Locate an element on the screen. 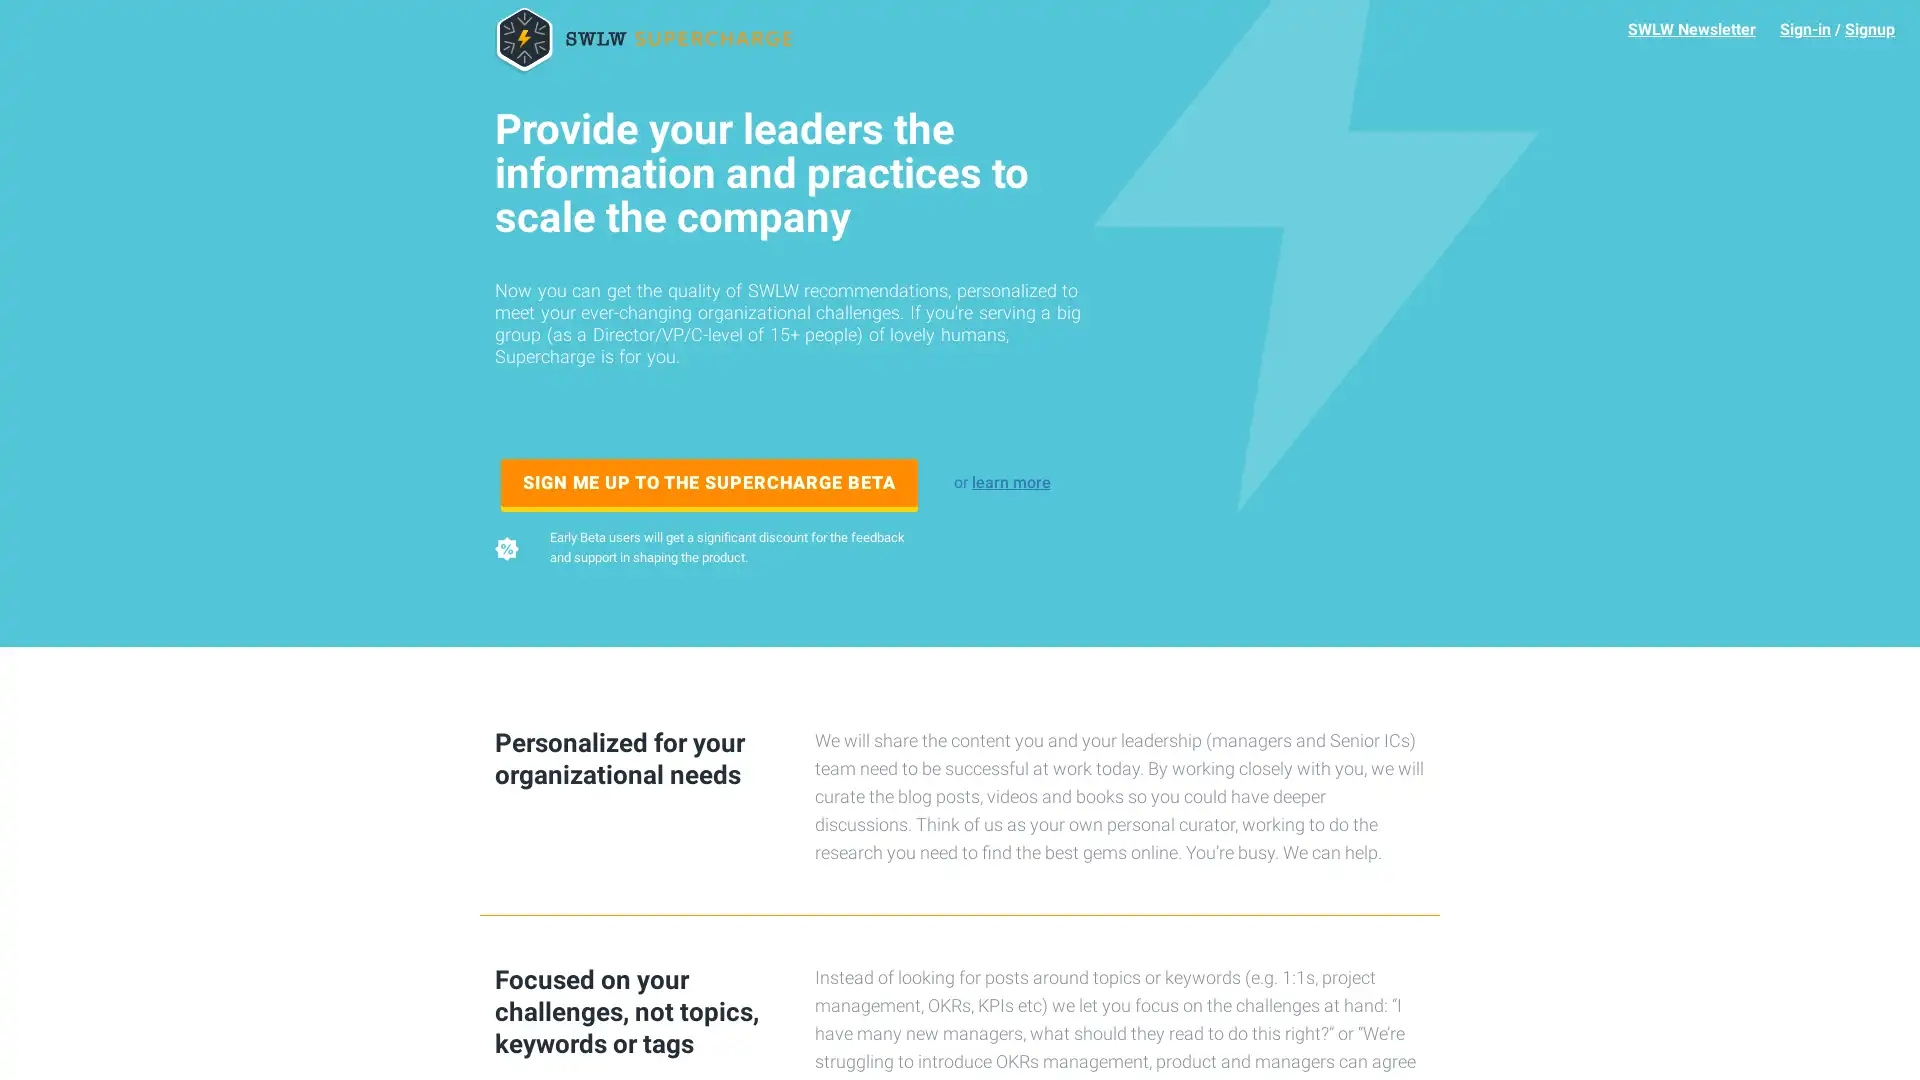 Image resolution: width=1920 pixels, height=1080 pixels. SIGN ME UP TO THE SUPERCHARGE BETA is located at coordinates (709, 482).